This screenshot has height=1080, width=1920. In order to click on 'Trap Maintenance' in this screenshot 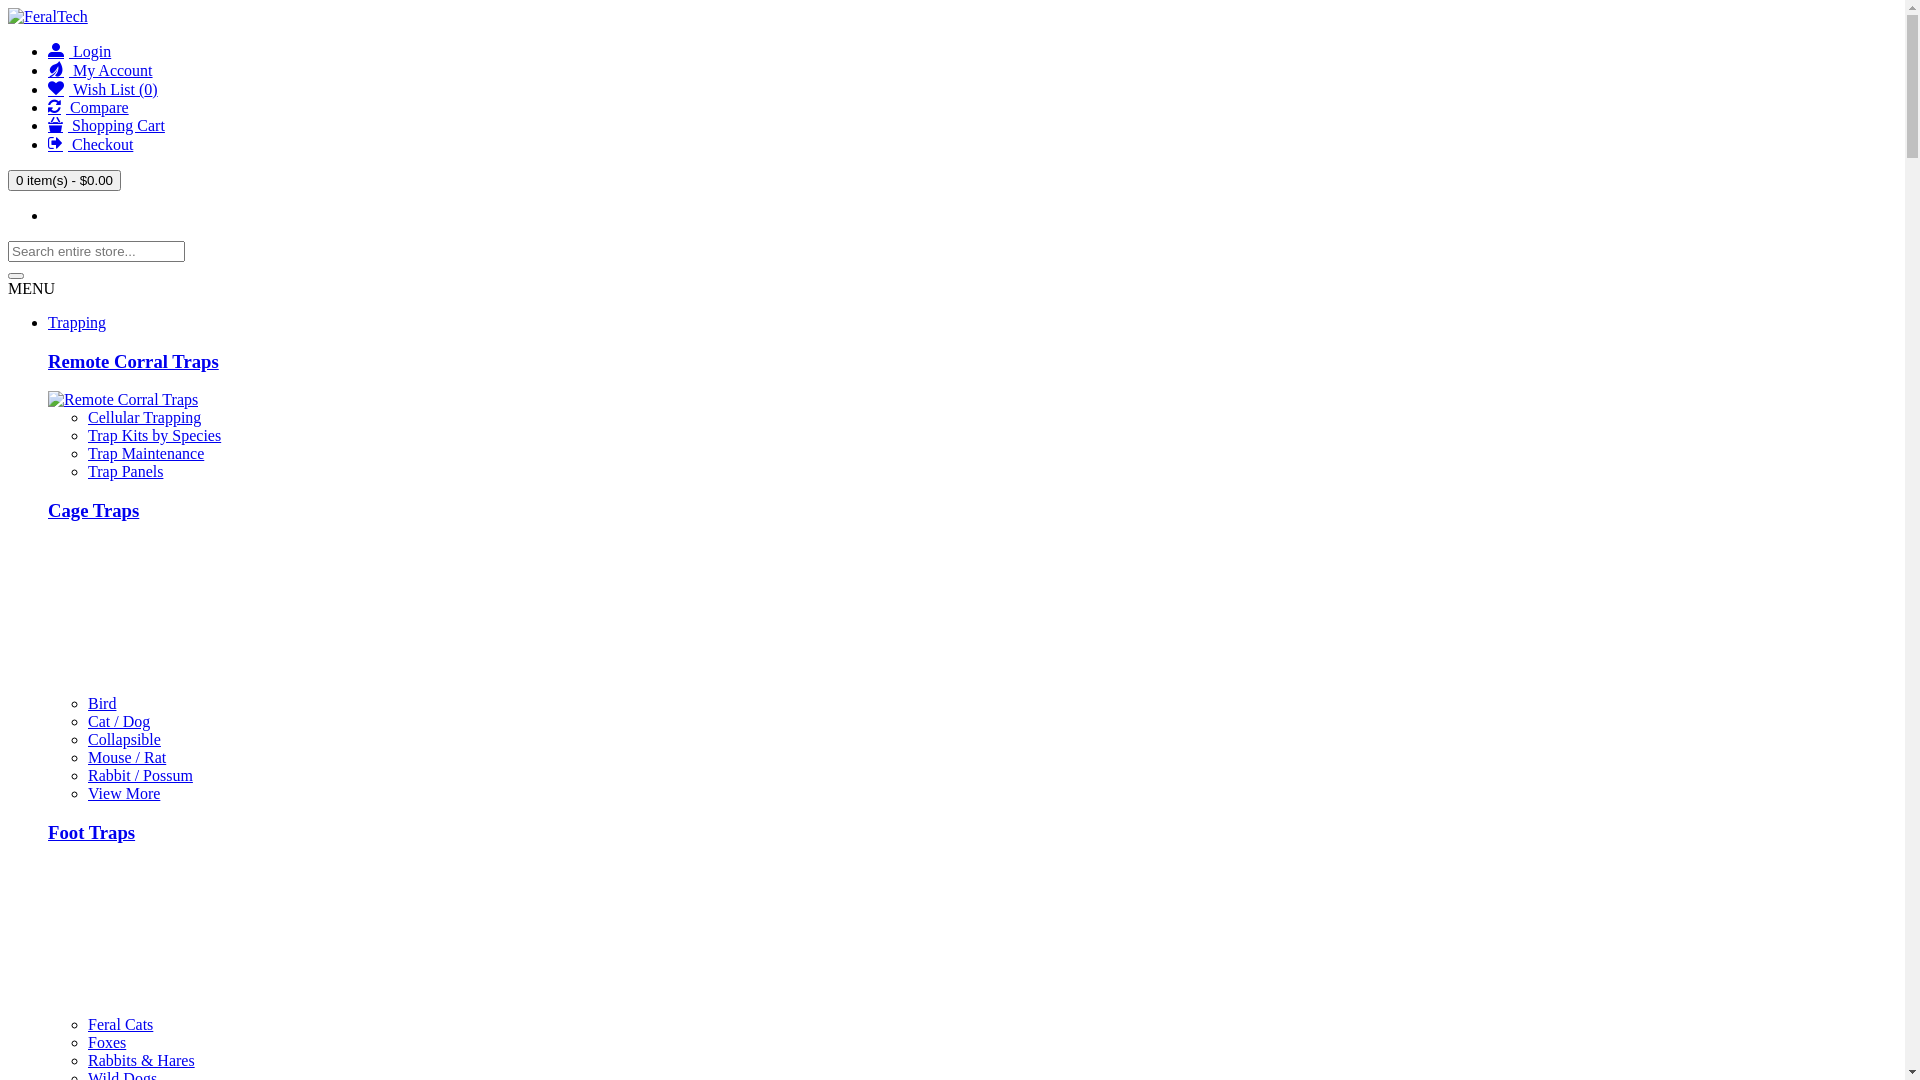, I will do `click(144, 453)`.